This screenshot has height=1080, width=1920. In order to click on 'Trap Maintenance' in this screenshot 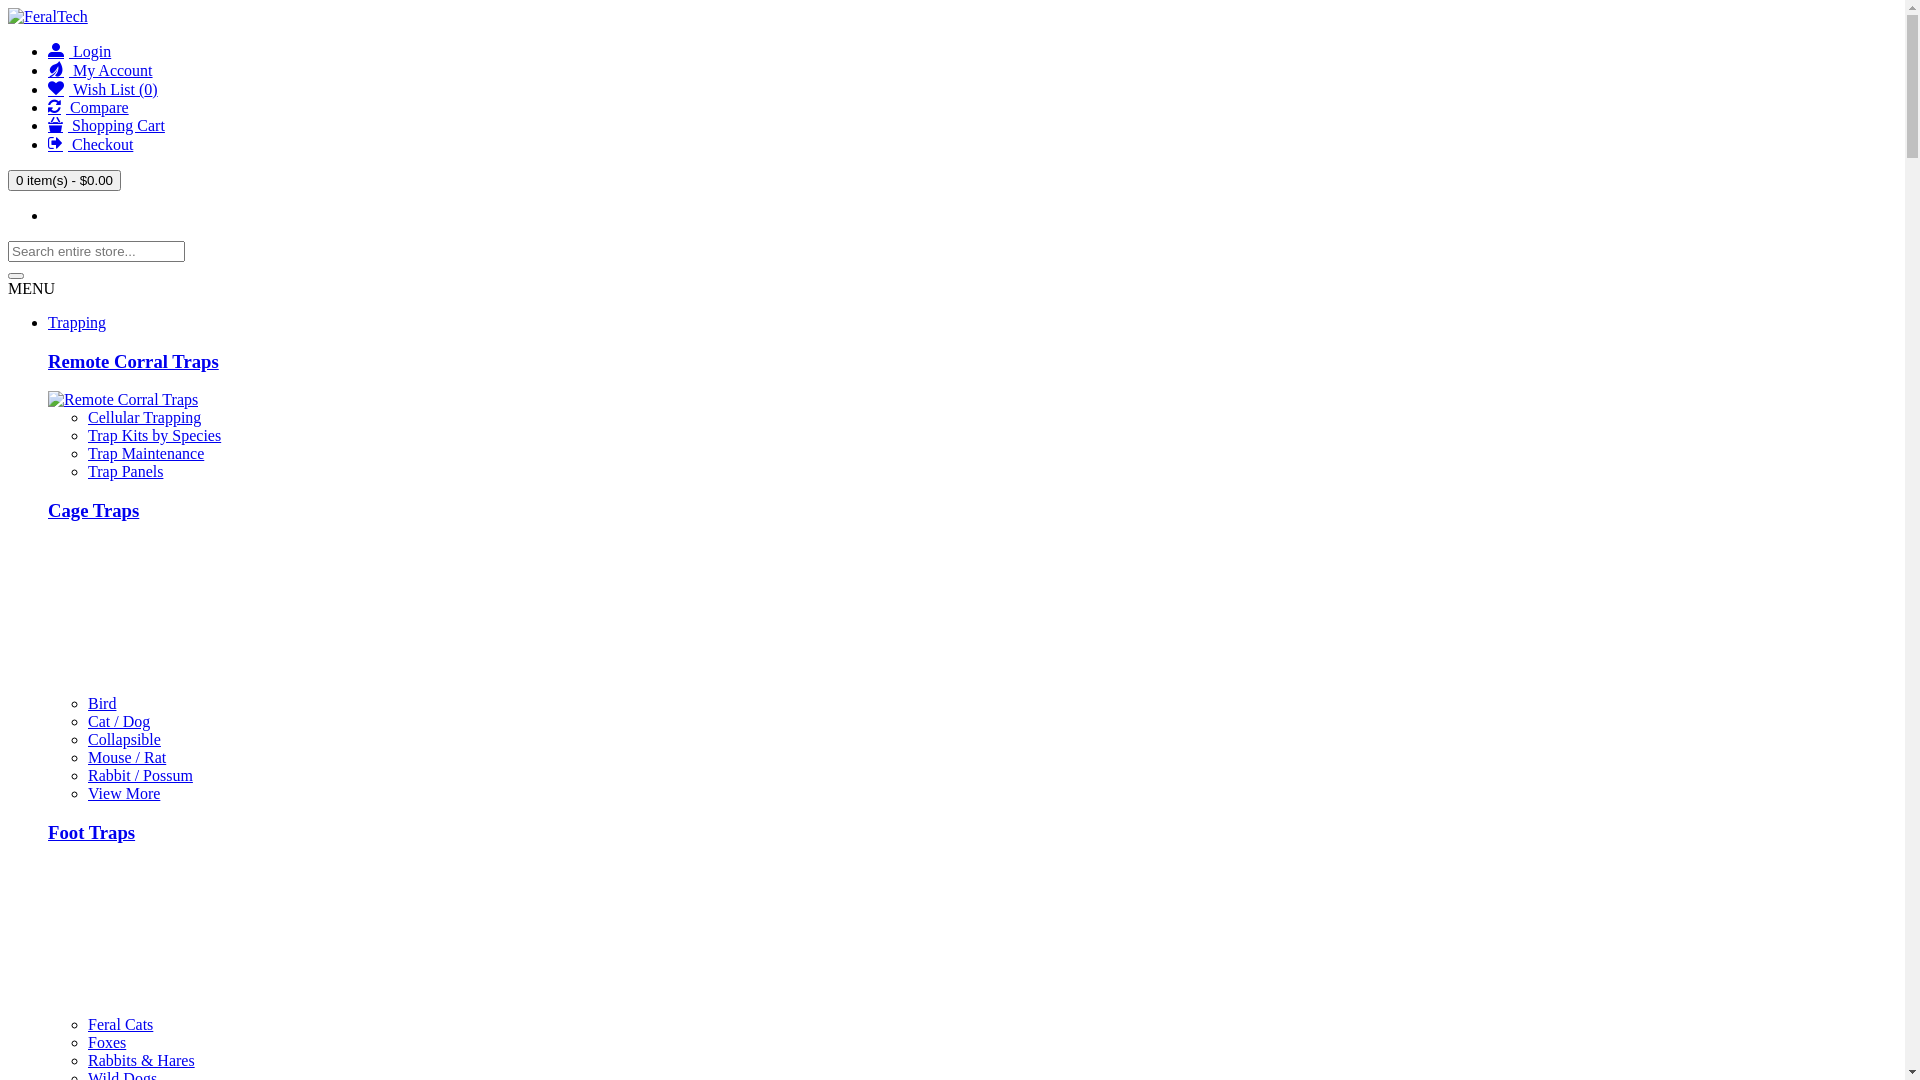, I will do `click(144, 453)`.